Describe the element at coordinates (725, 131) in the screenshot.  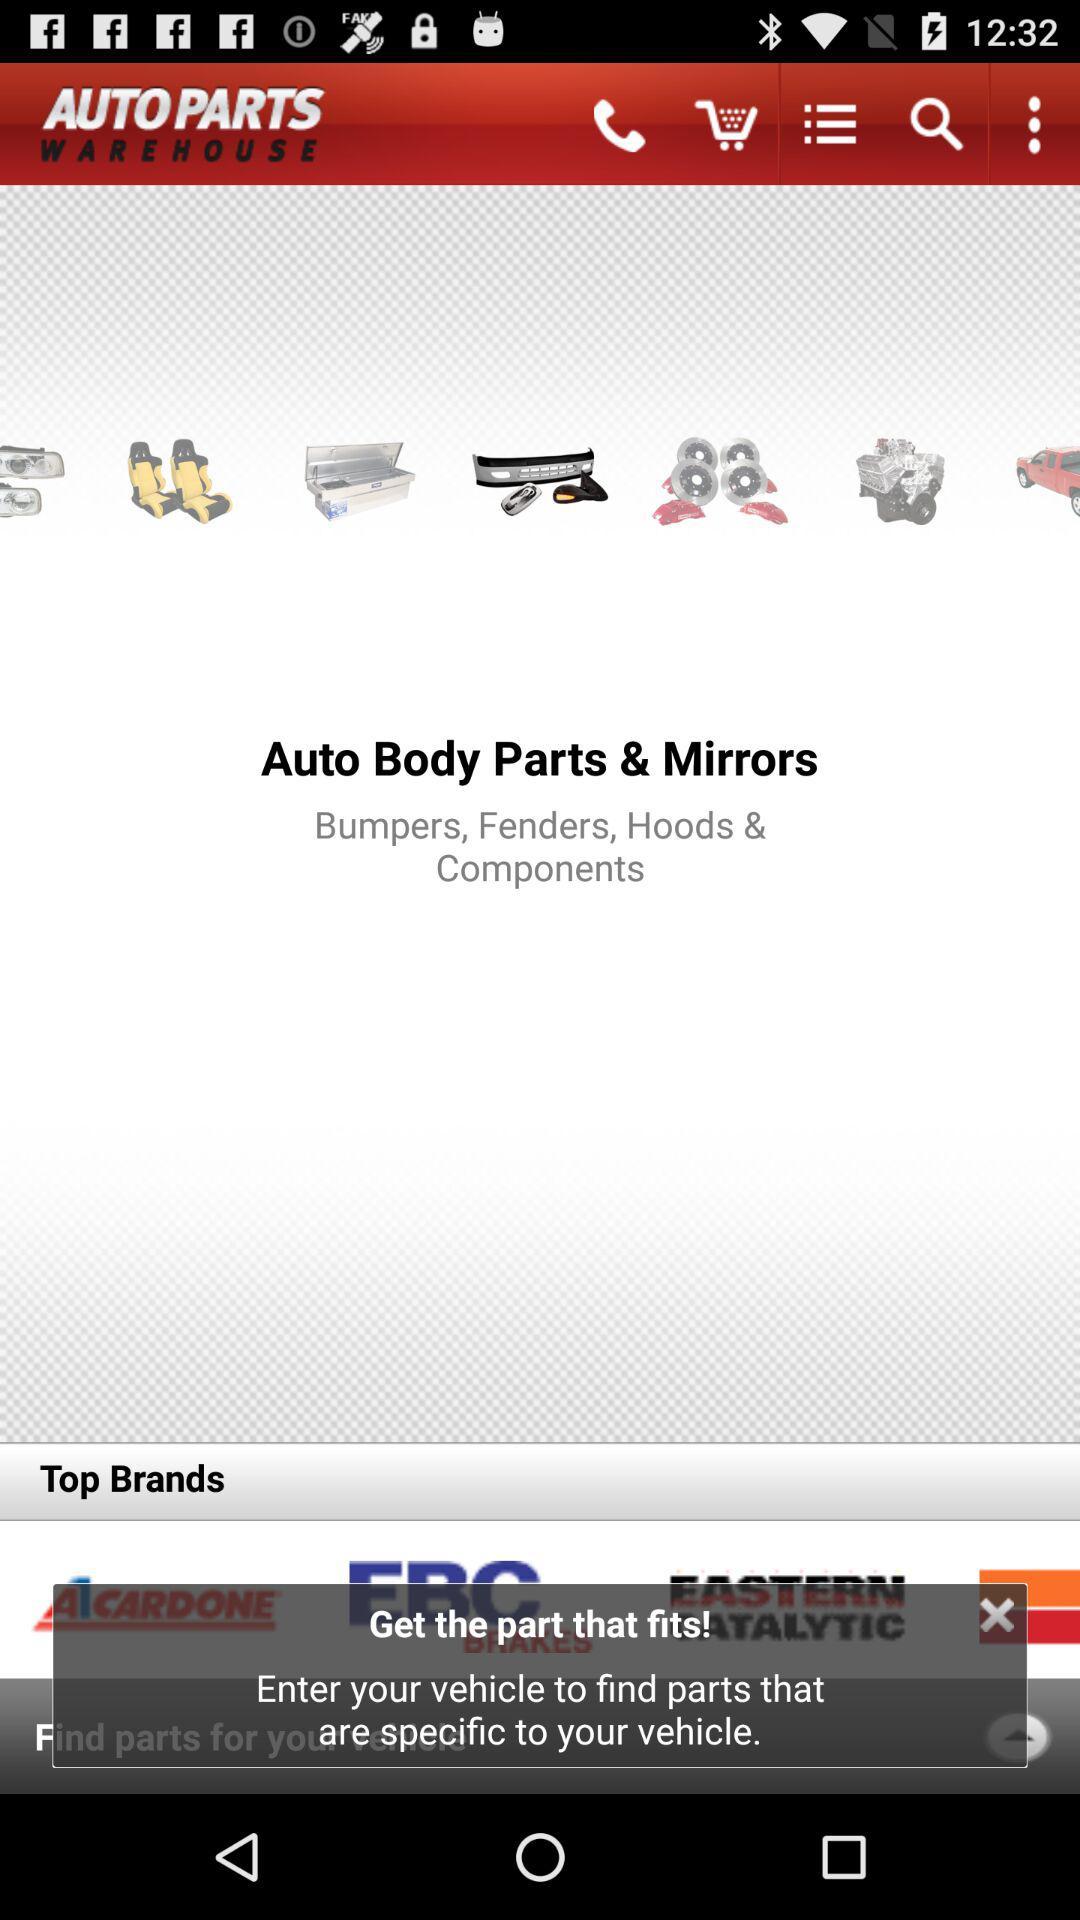
I see `the cart icon` at that location.